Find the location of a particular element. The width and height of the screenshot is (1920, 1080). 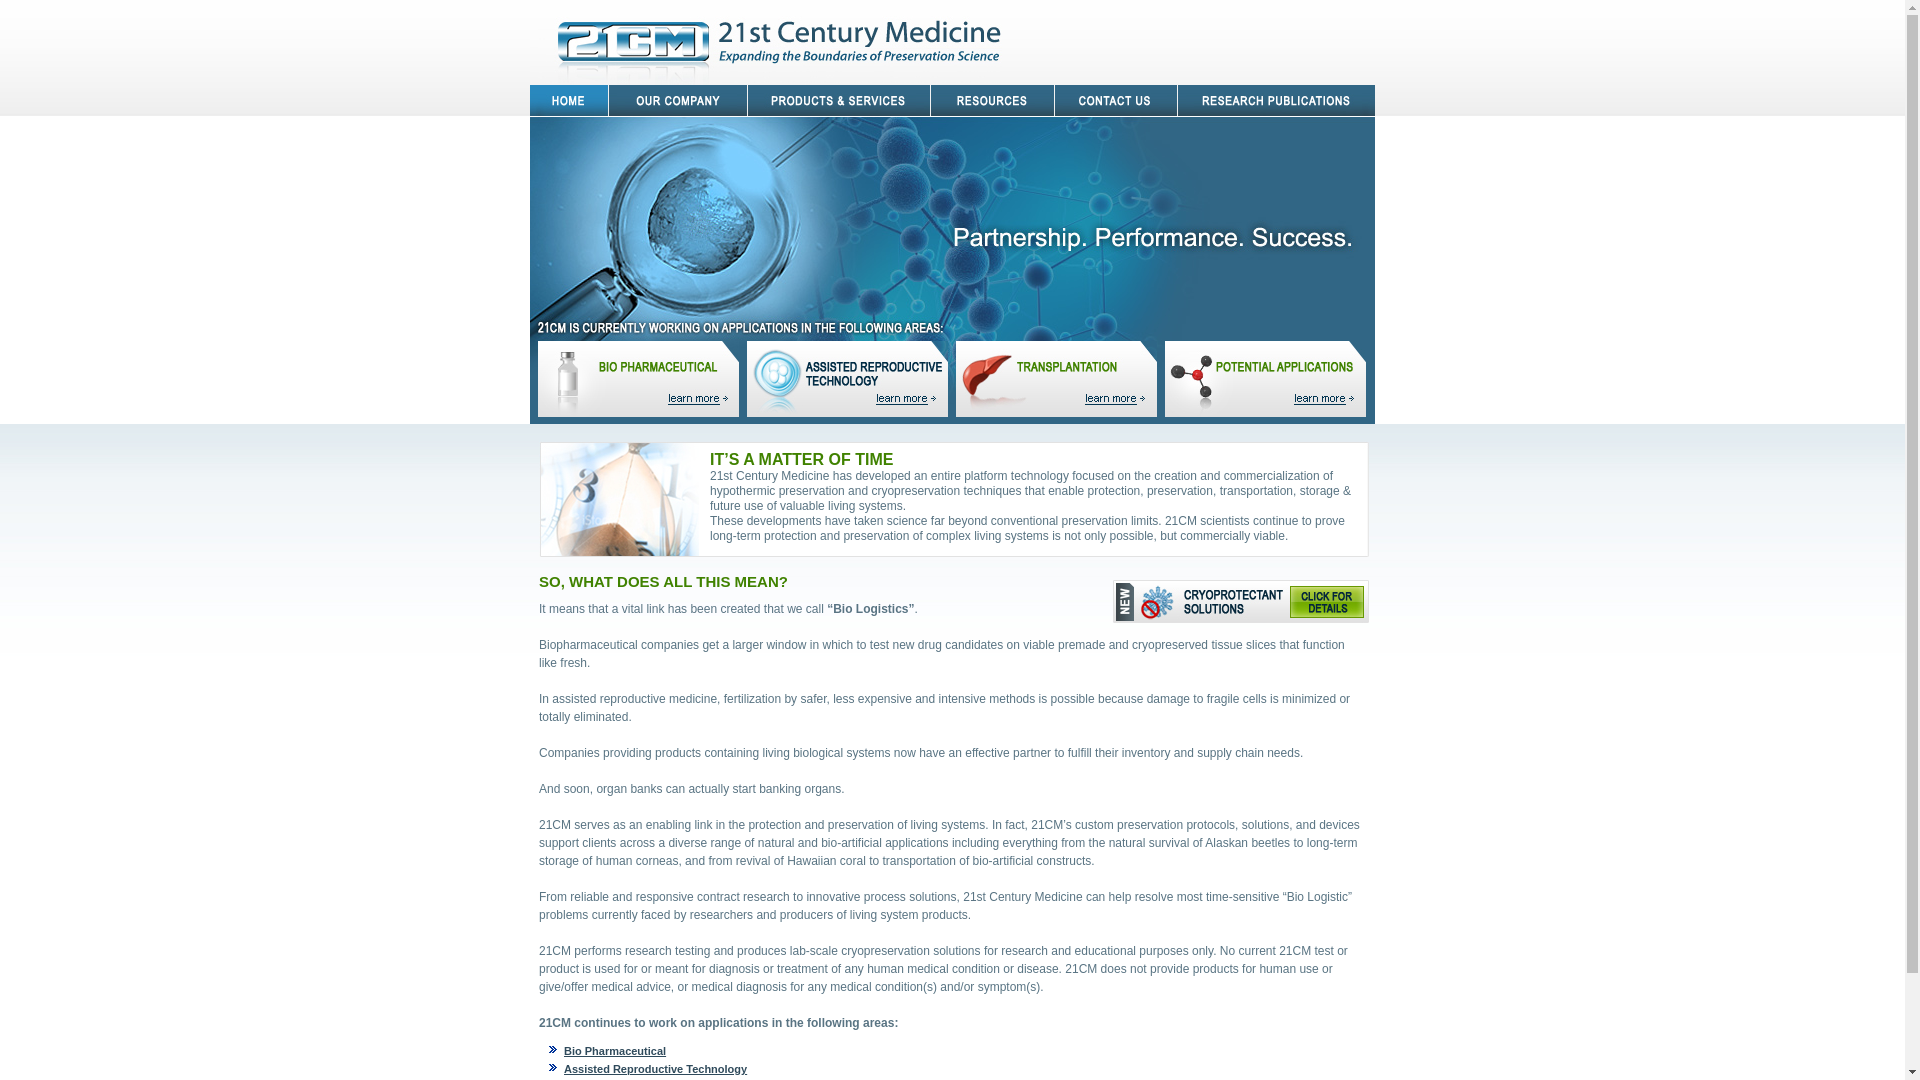

'Contact us' is located at coordinates (1115, 100).